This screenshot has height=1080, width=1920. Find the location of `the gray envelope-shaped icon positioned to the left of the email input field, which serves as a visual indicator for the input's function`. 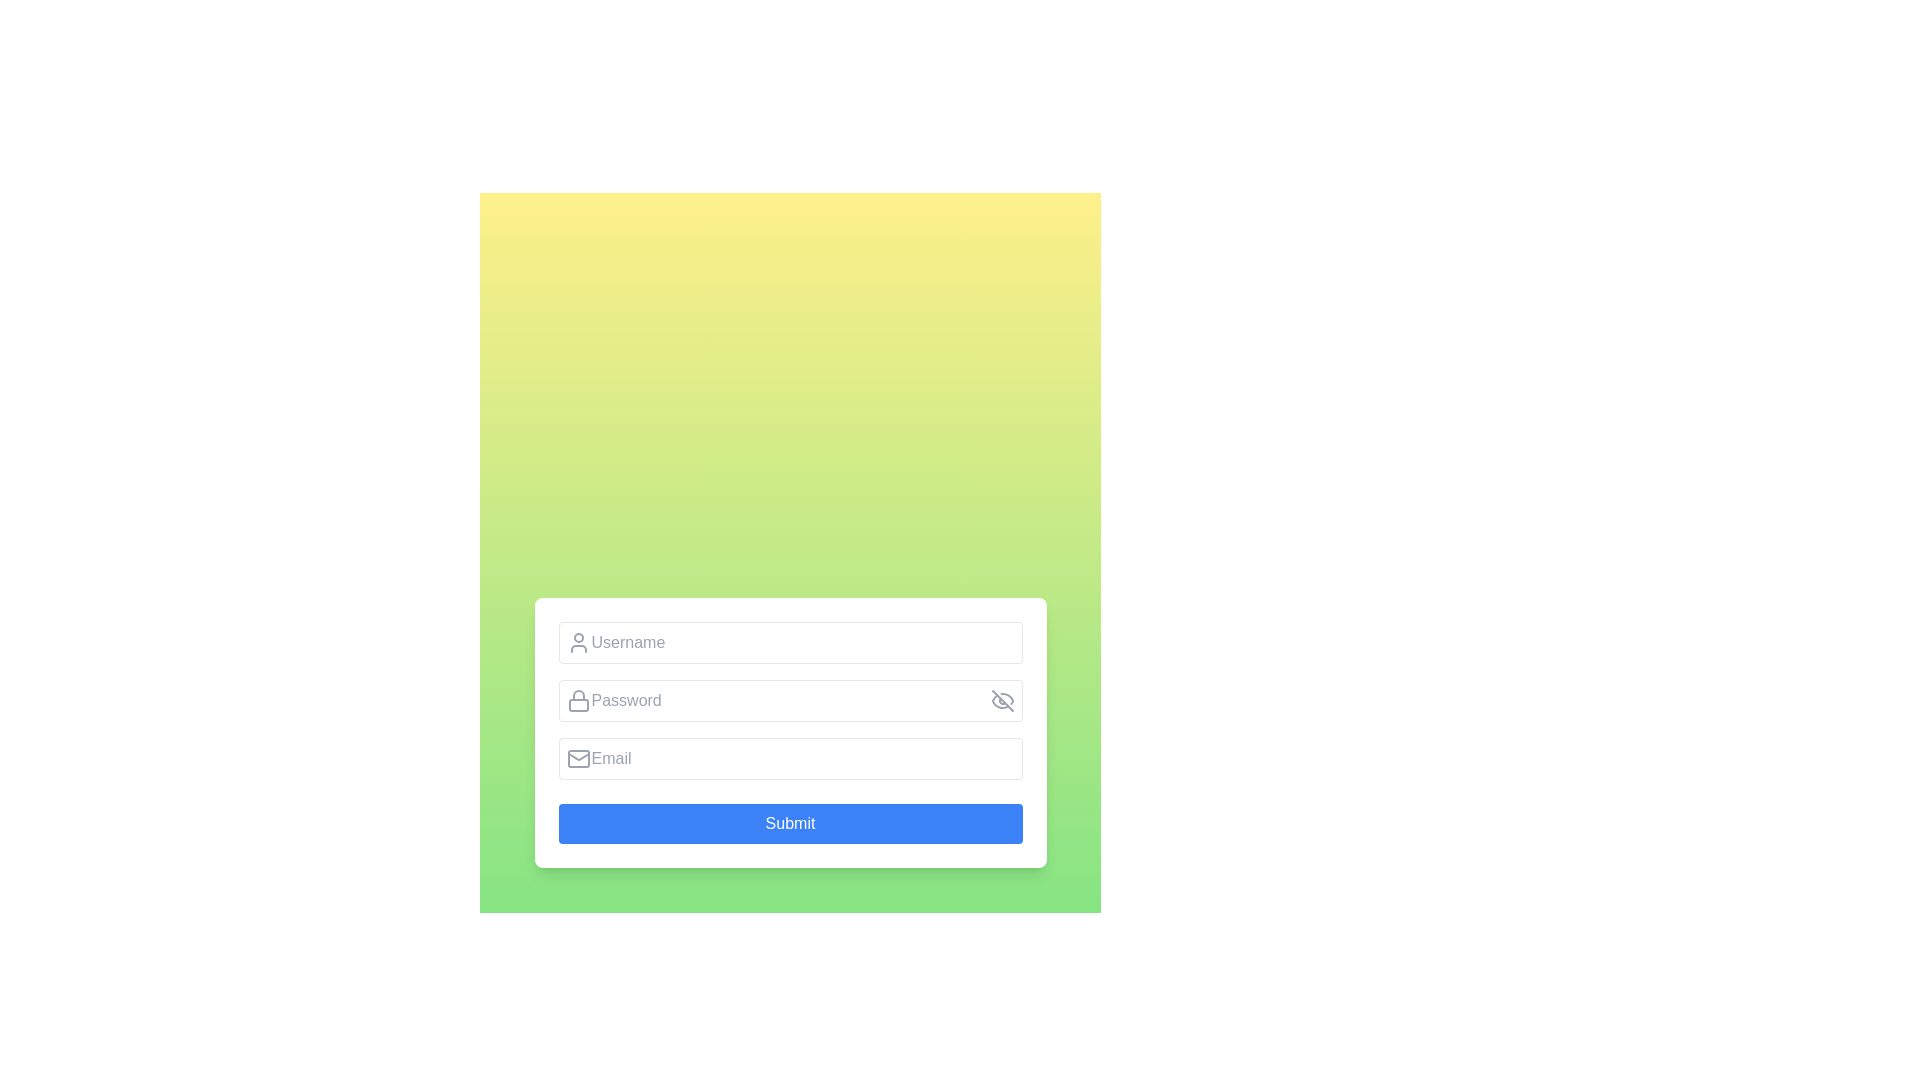

the gray envelope-shaped icon positioned to the left of the email input field, which serves as a visual indicator for the input's function is located at coordinates (577, 759).